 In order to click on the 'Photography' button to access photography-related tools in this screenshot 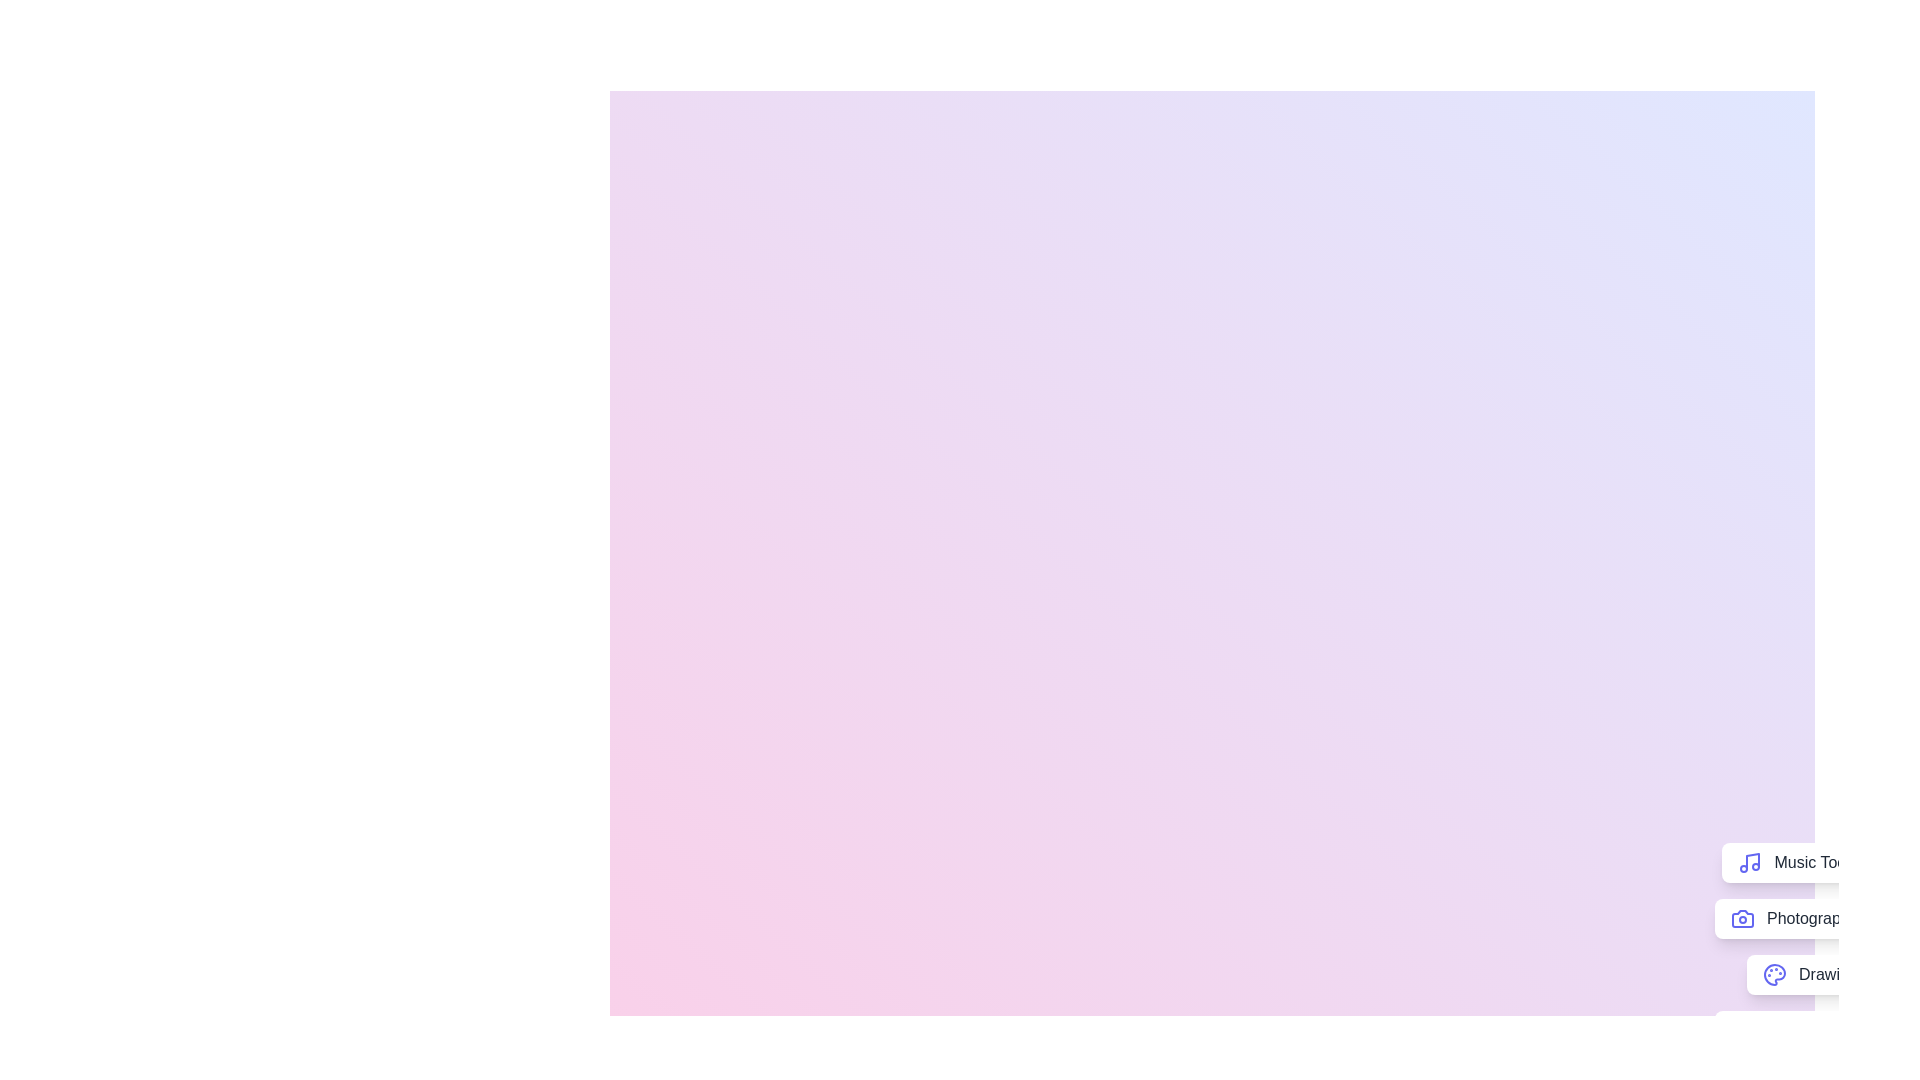, I will do `click(1794, 918)`.